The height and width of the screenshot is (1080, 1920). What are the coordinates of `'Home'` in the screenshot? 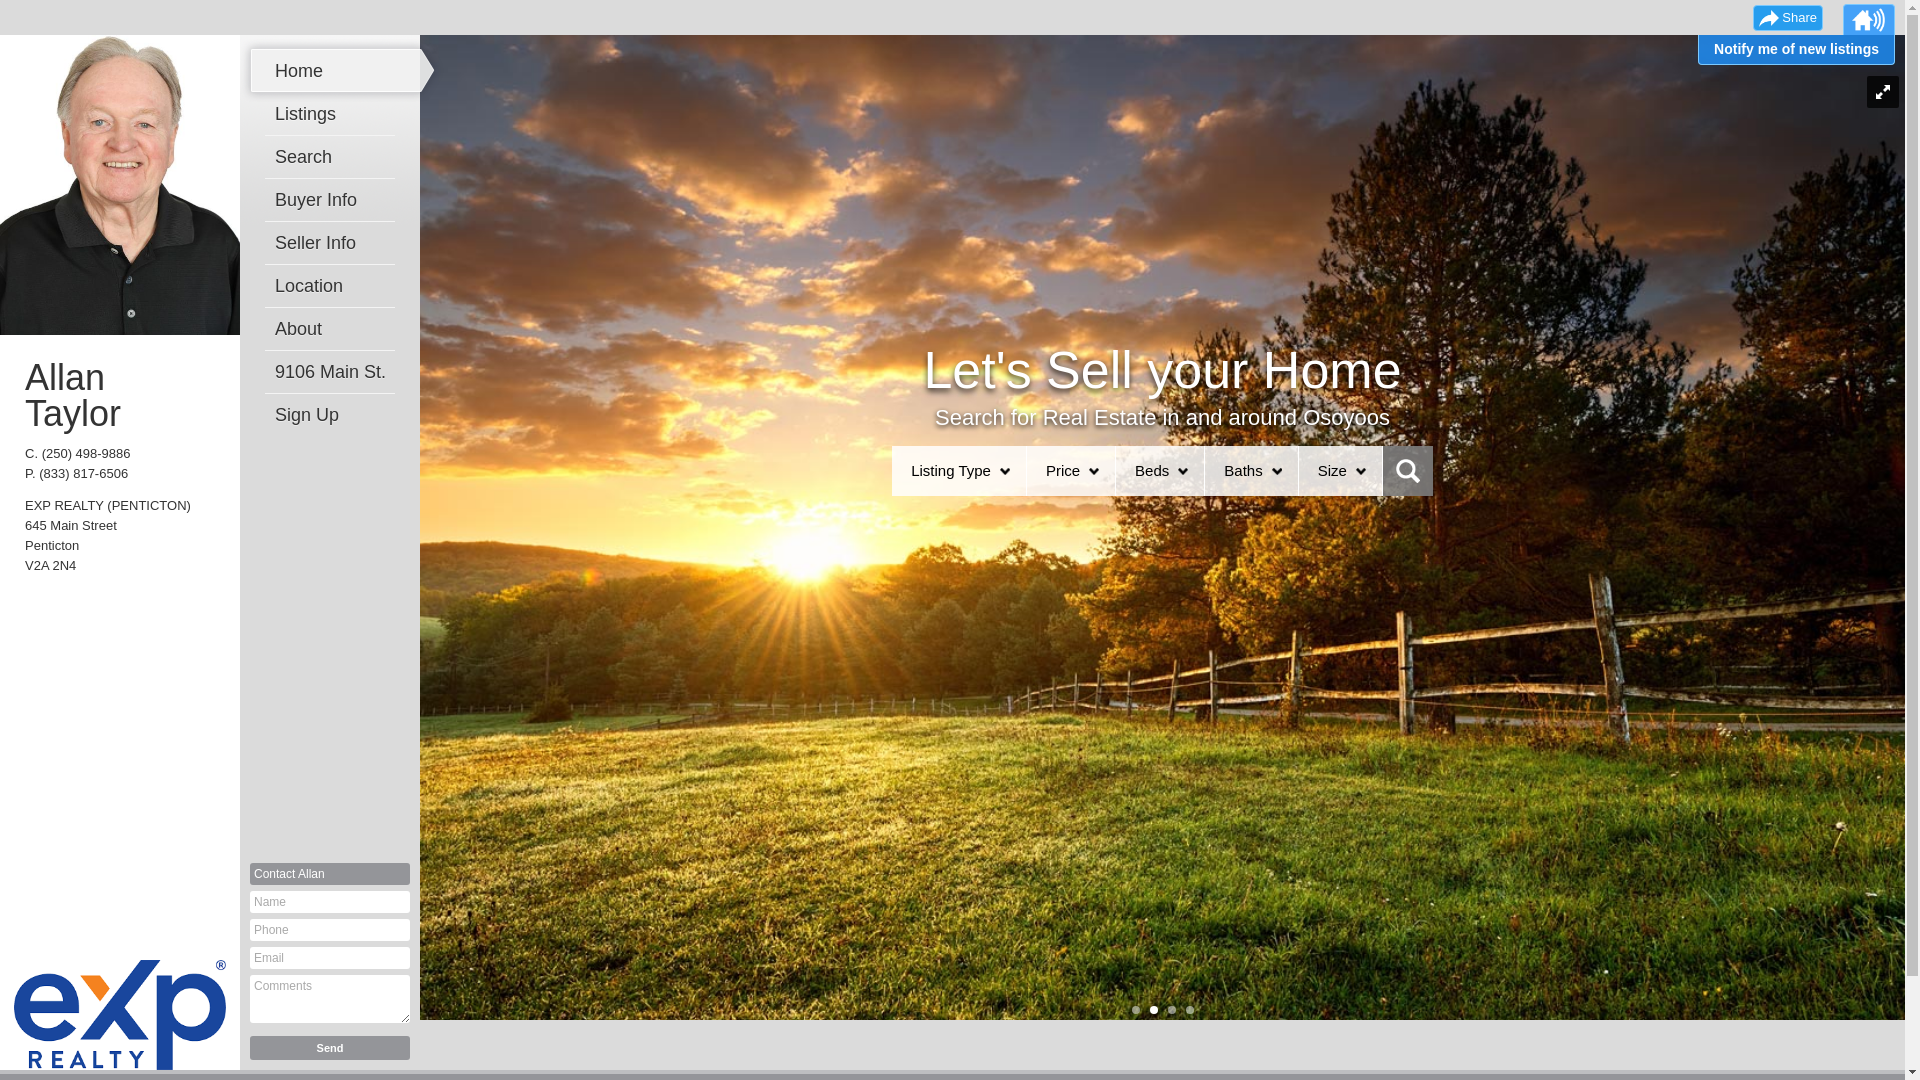 It's located at (273, 69).